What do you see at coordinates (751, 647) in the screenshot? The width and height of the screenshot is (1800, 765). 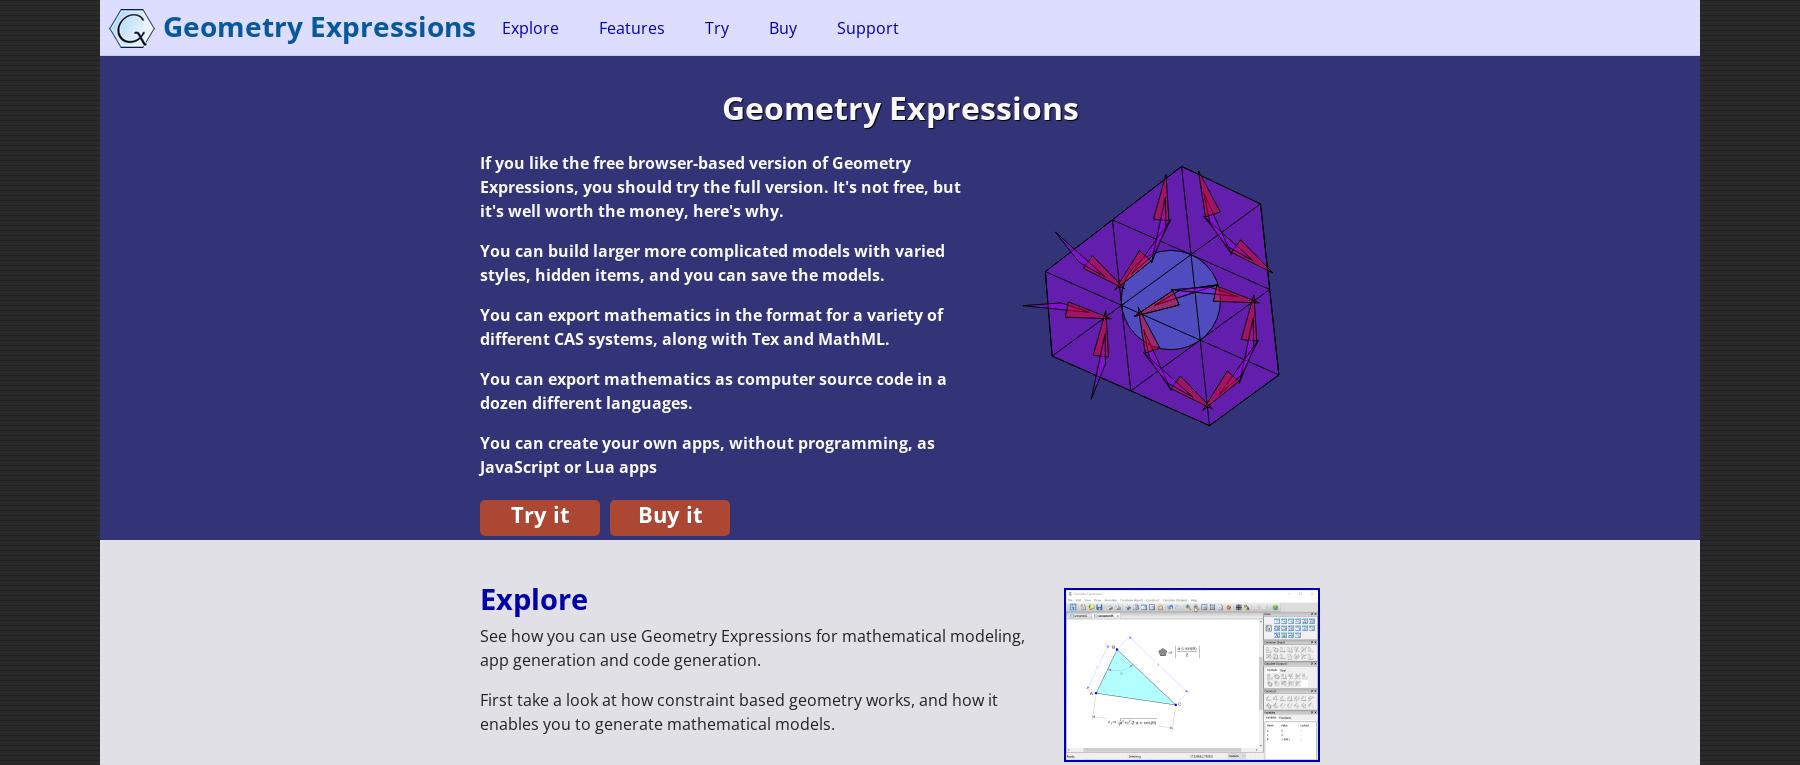 I see `'See how you can use Geometry Expressions for mathematical modeling, app generation and code generation.'` at bounding box center [751, 647].